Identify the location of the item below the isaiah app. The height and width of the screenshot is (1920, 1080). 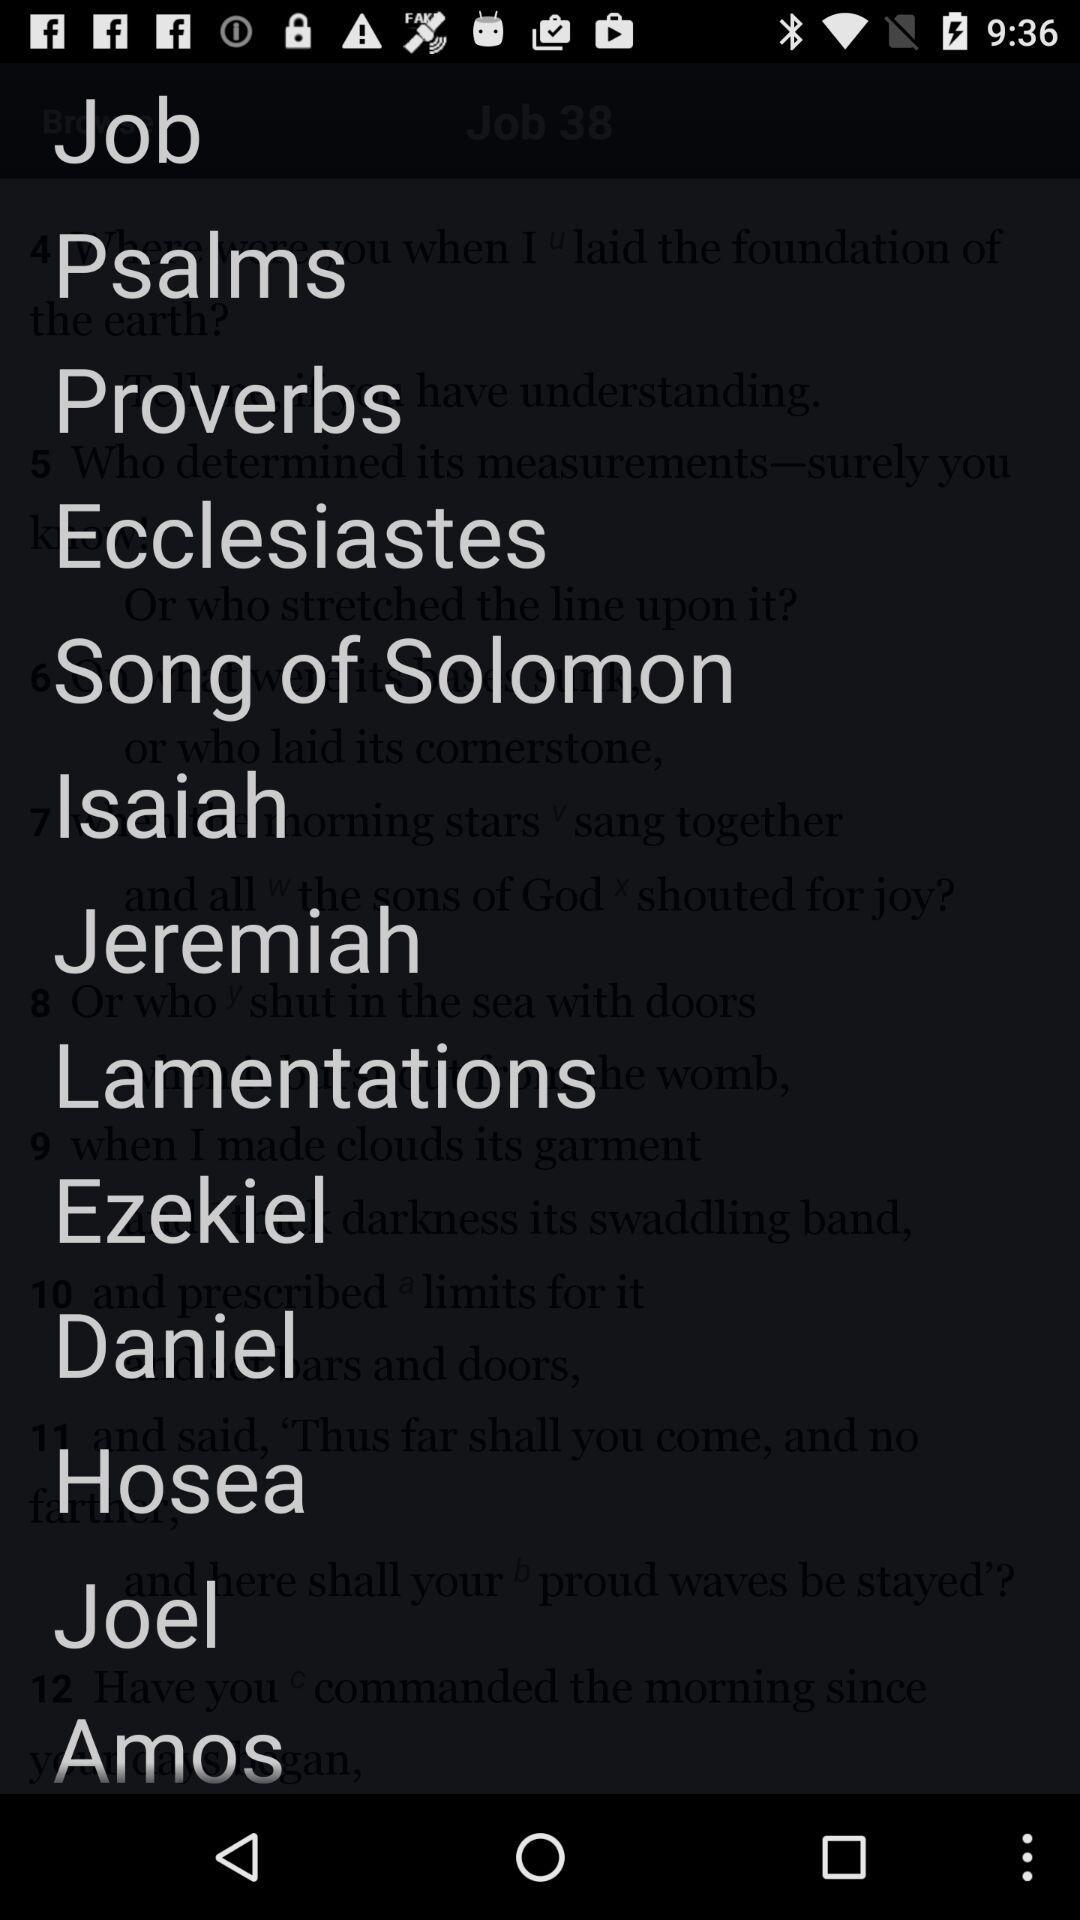
(211, 936).